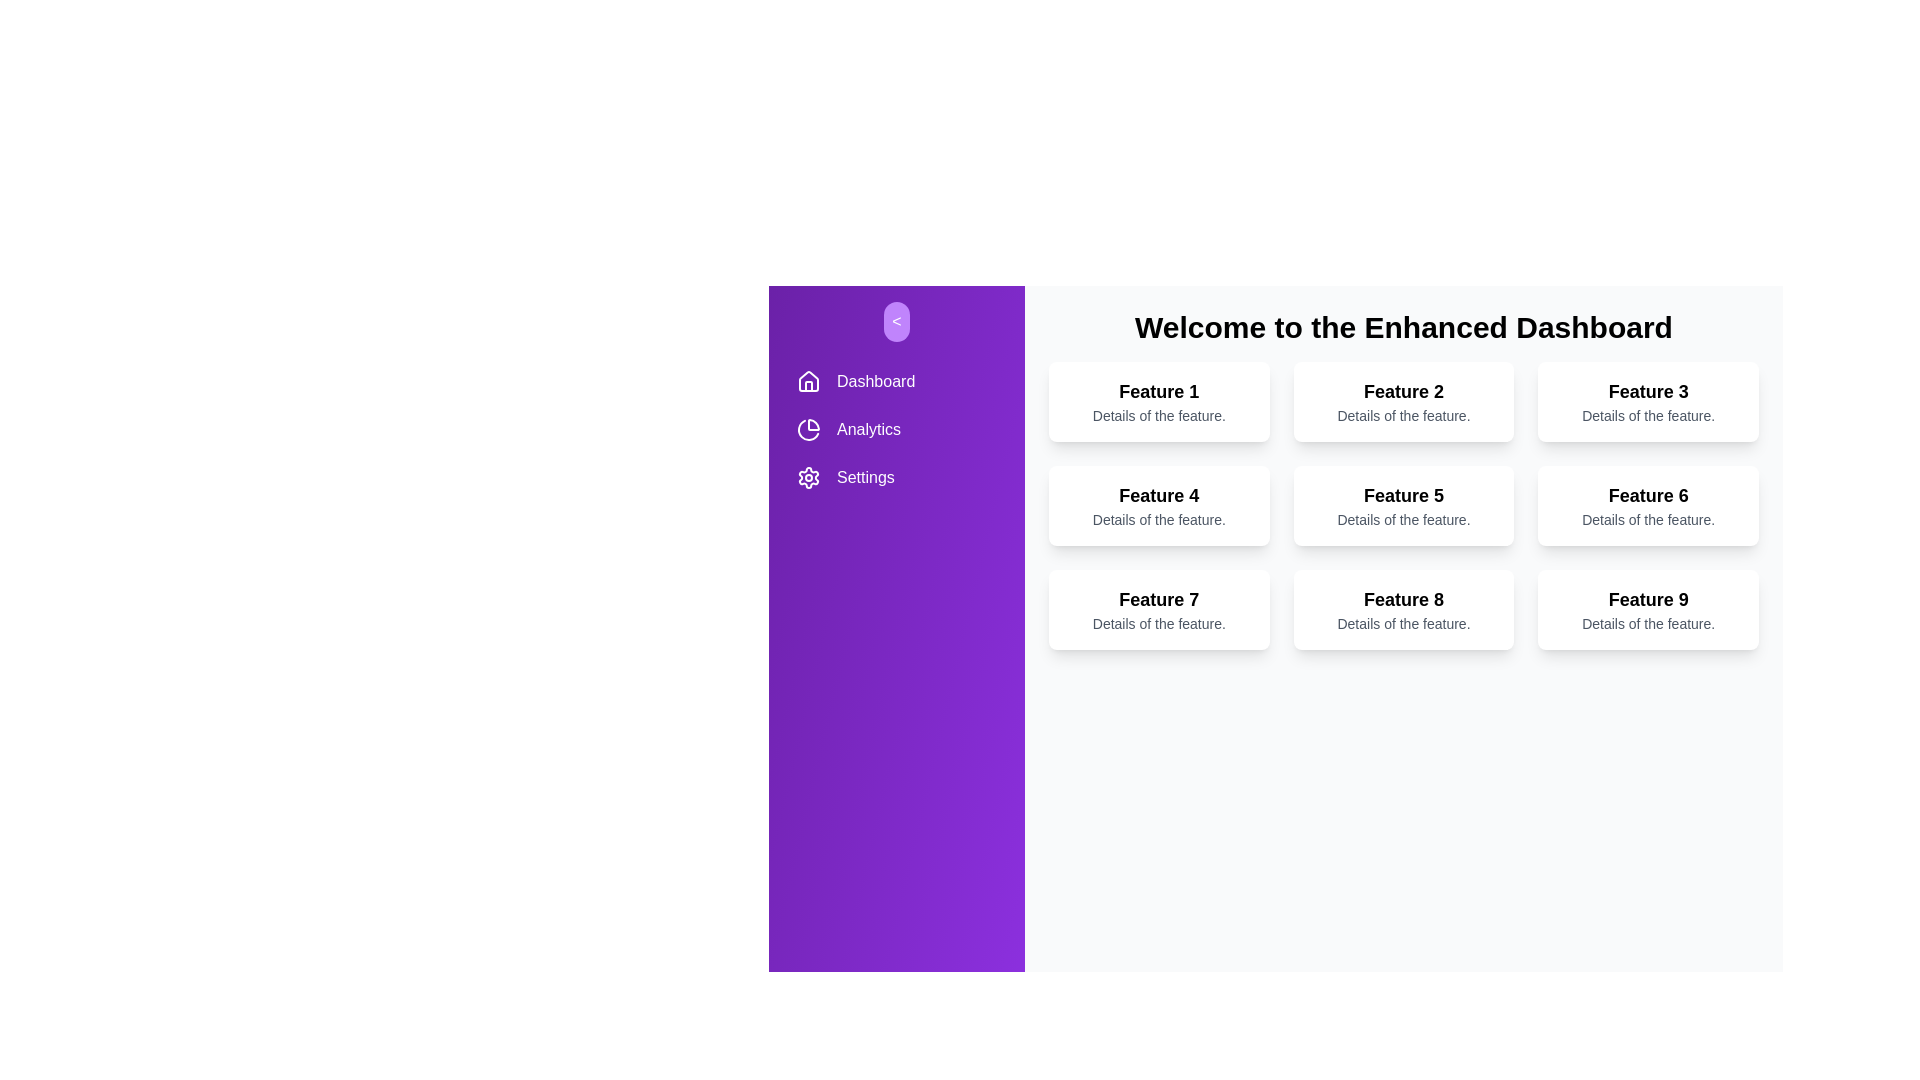  Describe the element at coordinates (896, 320) in the screenshot. I see `toggle button to toggle the drawer open or closed` at that location.